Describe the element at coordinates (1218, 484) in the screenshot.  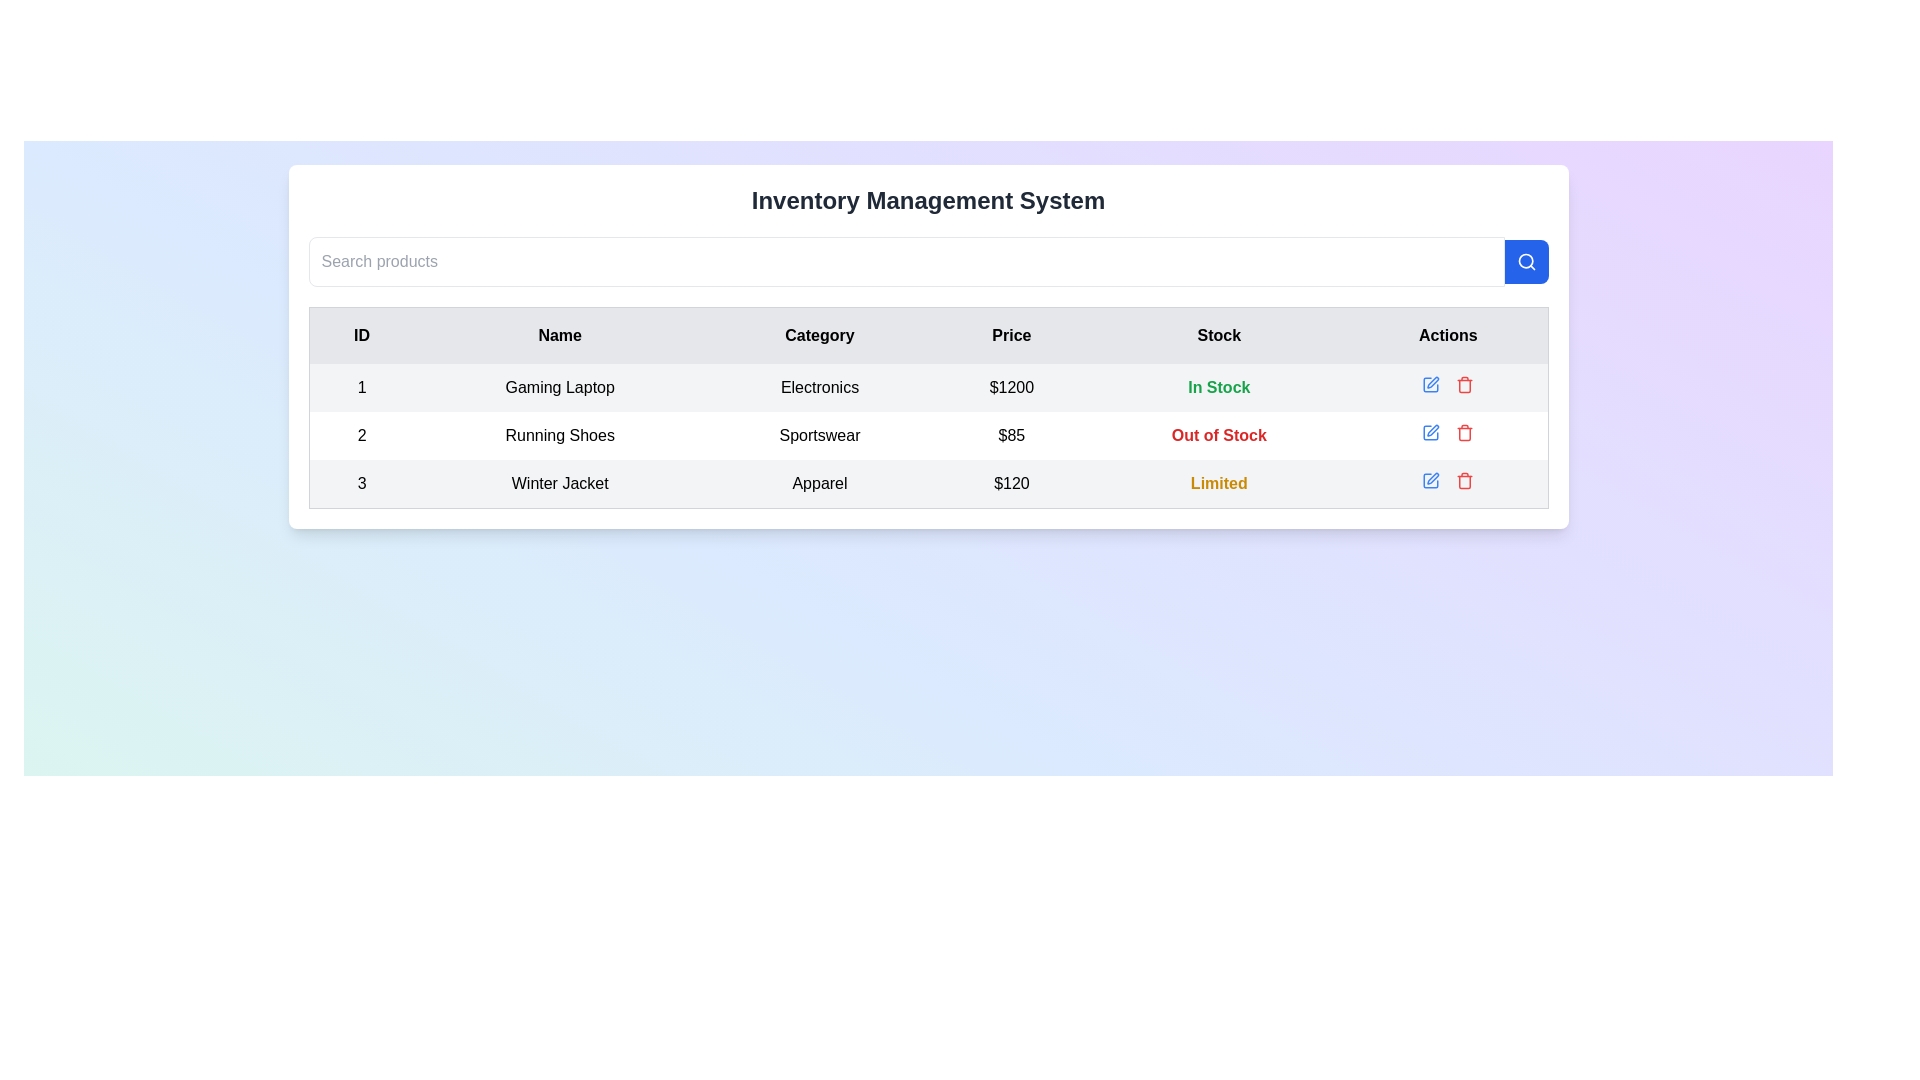
I see `the text label displaying 'Limited' in bold yellow, located in the last column of the third row of the table in the inventory management system interface` at that location.